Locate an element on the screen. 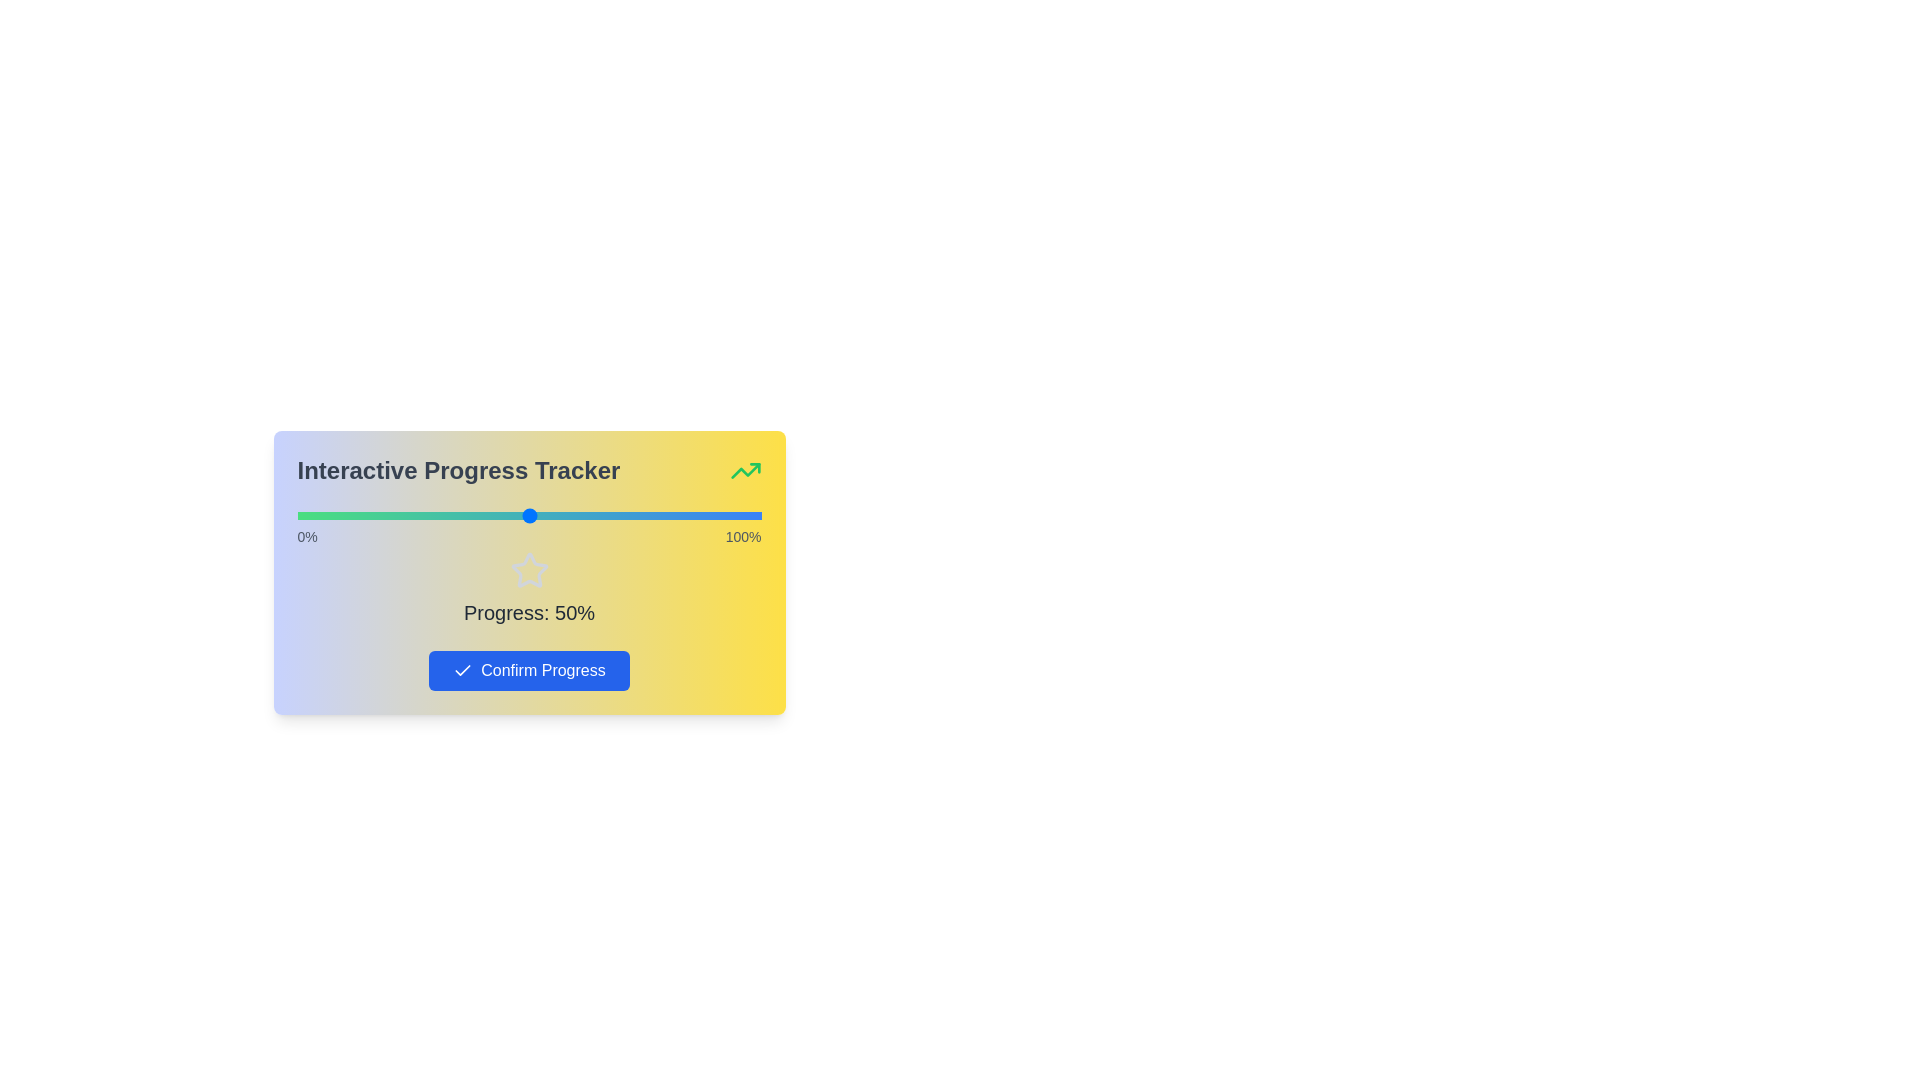 The image size is (1920, 1080). the progress slider to 60% is located at coordinates (574, 515).